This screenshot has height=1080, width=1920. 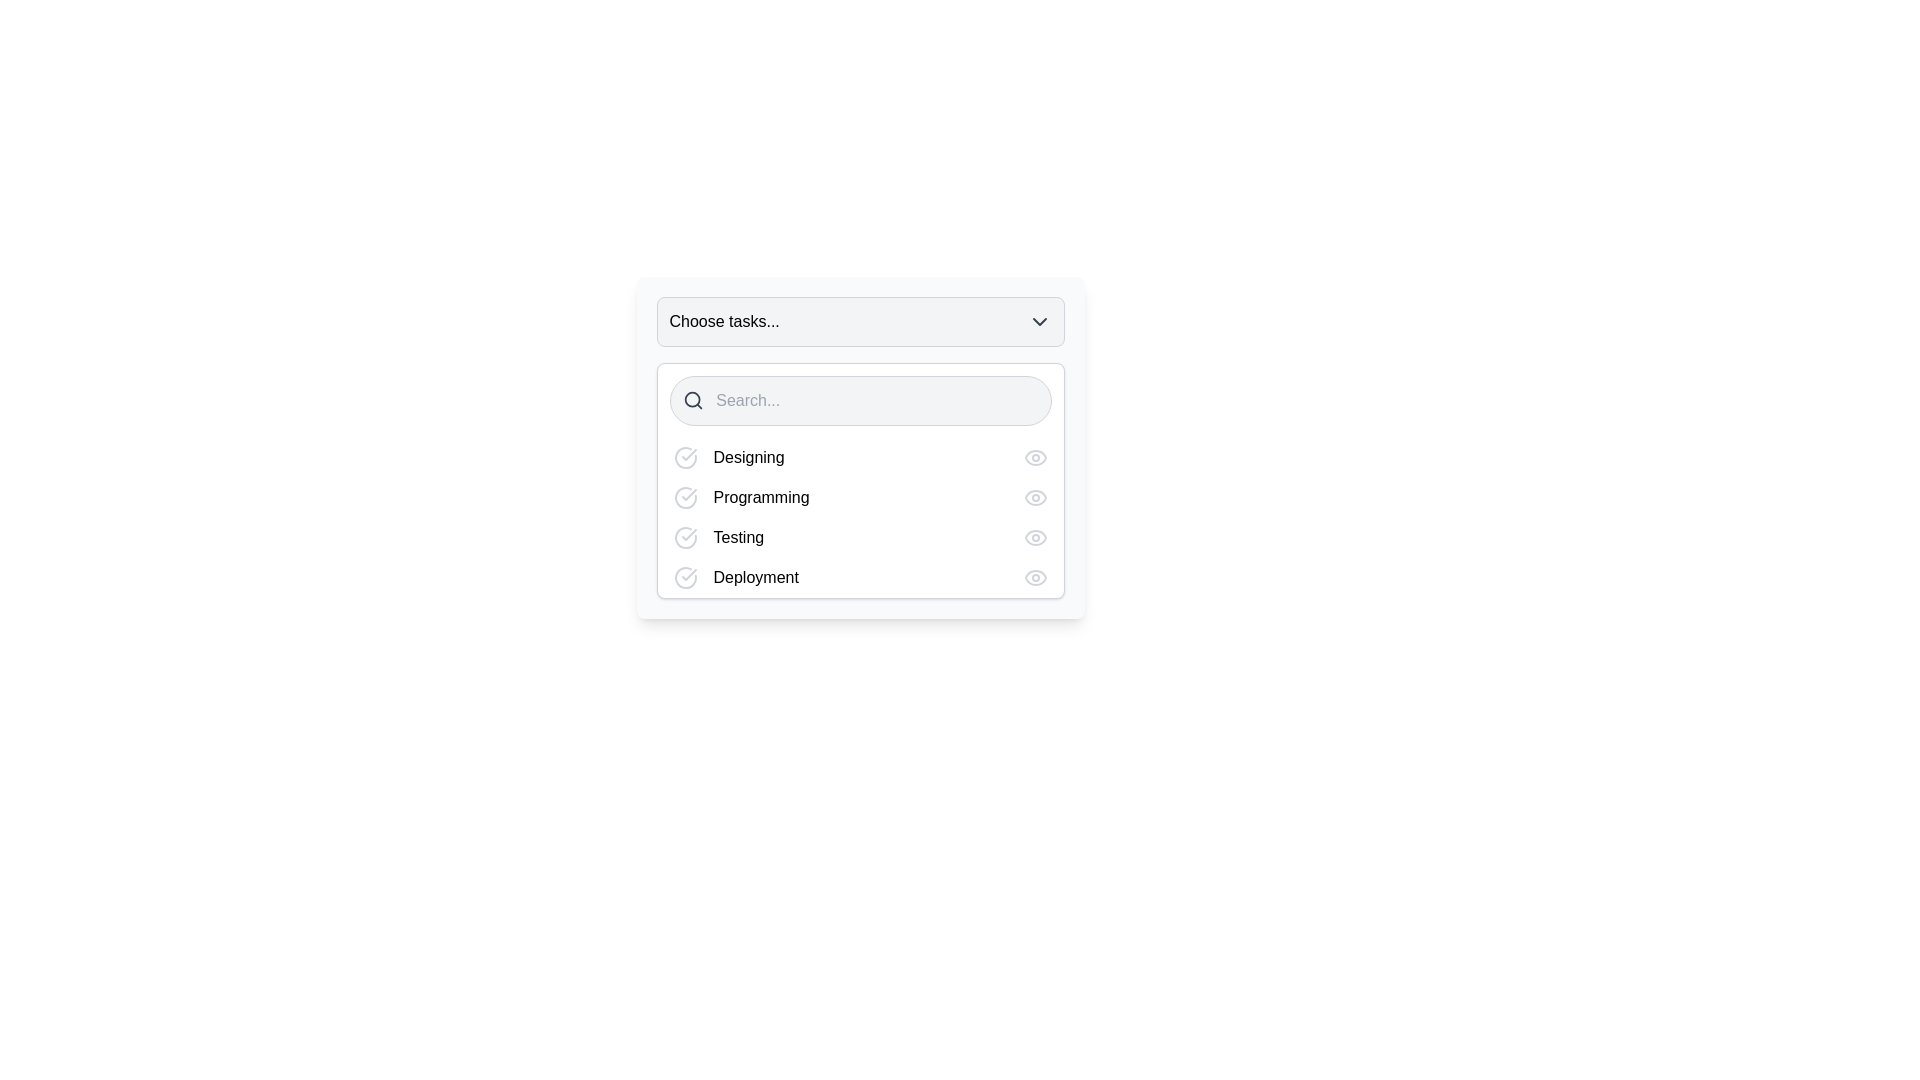 What do you see at coordinates (693, 401) in the screenshot?
I see `the search icon located in the upper-left corner of the search bar` at bounding box center [693, 401].